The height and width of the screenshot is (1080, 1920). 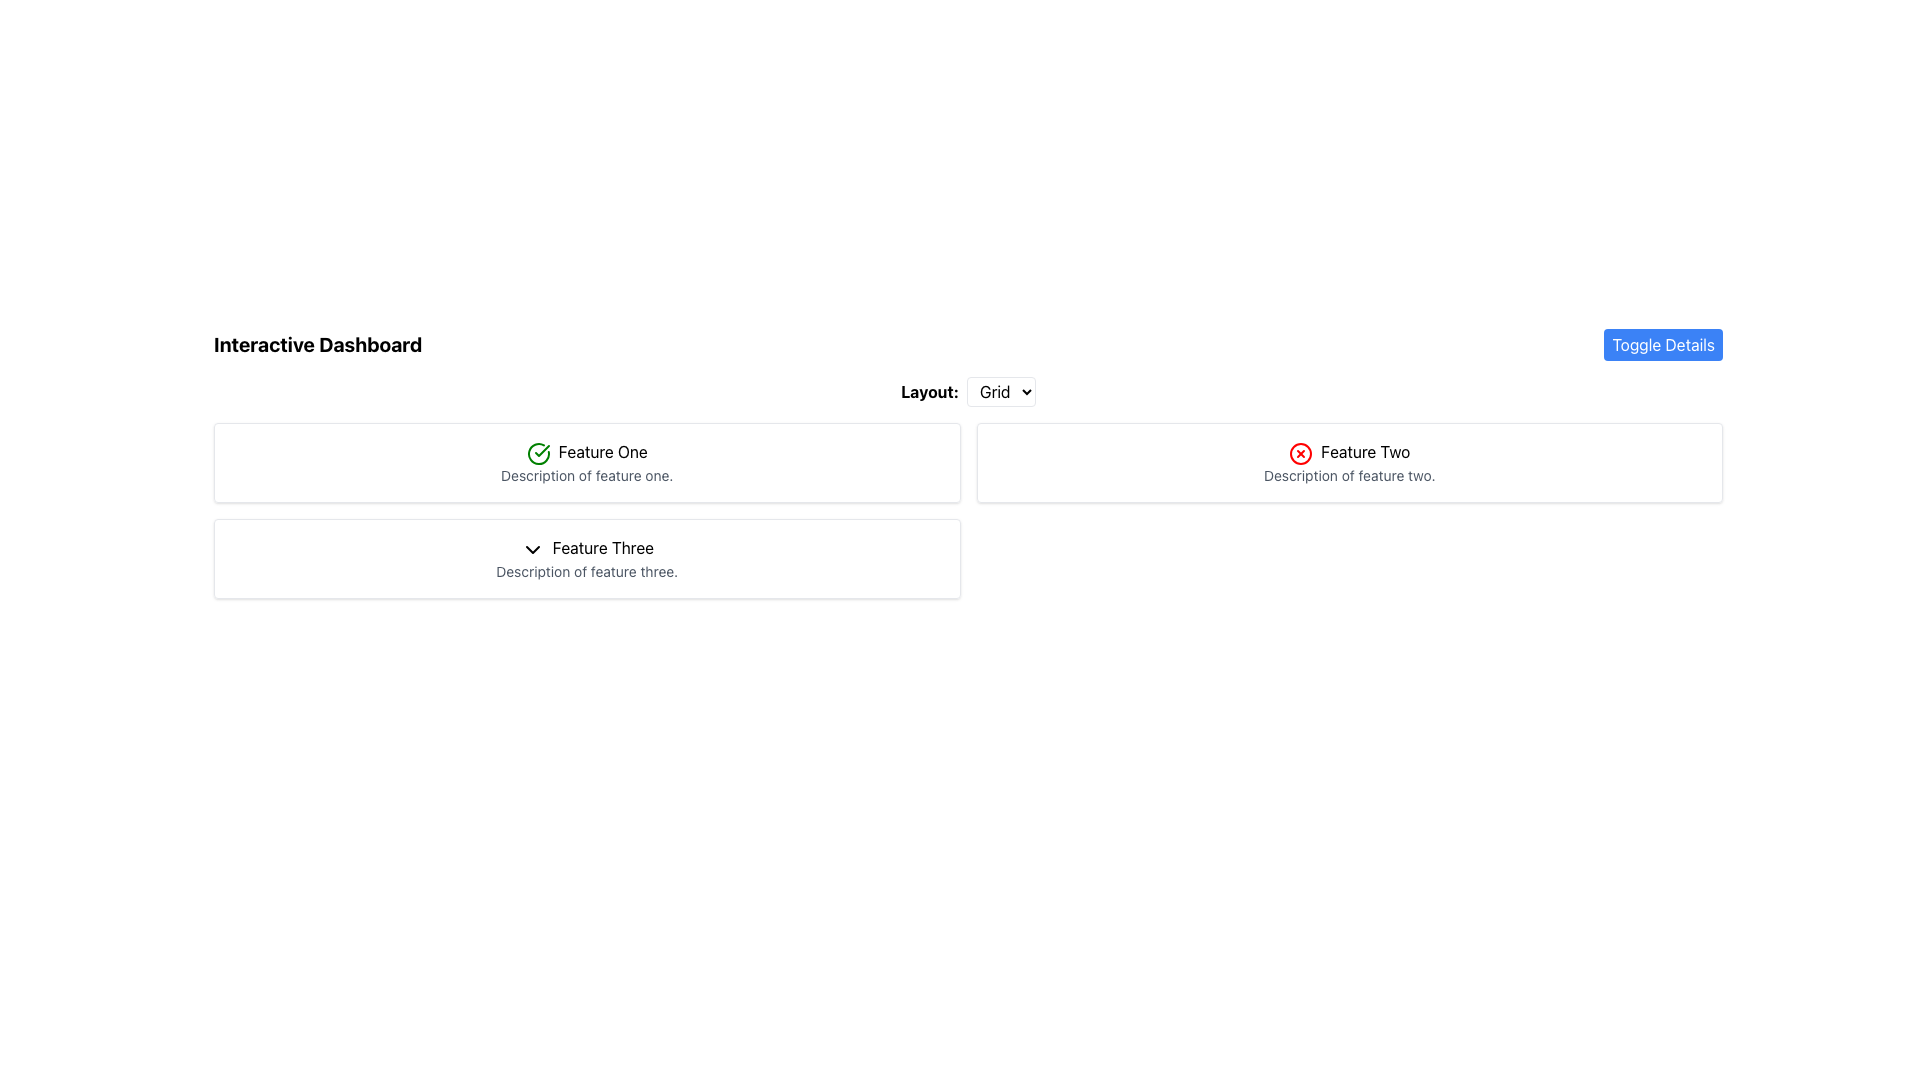 What do you see at coordinates (1663, 343) in the screenshot?
I see `the blue rectangular button labeled 'Toggle Details'` at bounding box center [1663, 343].